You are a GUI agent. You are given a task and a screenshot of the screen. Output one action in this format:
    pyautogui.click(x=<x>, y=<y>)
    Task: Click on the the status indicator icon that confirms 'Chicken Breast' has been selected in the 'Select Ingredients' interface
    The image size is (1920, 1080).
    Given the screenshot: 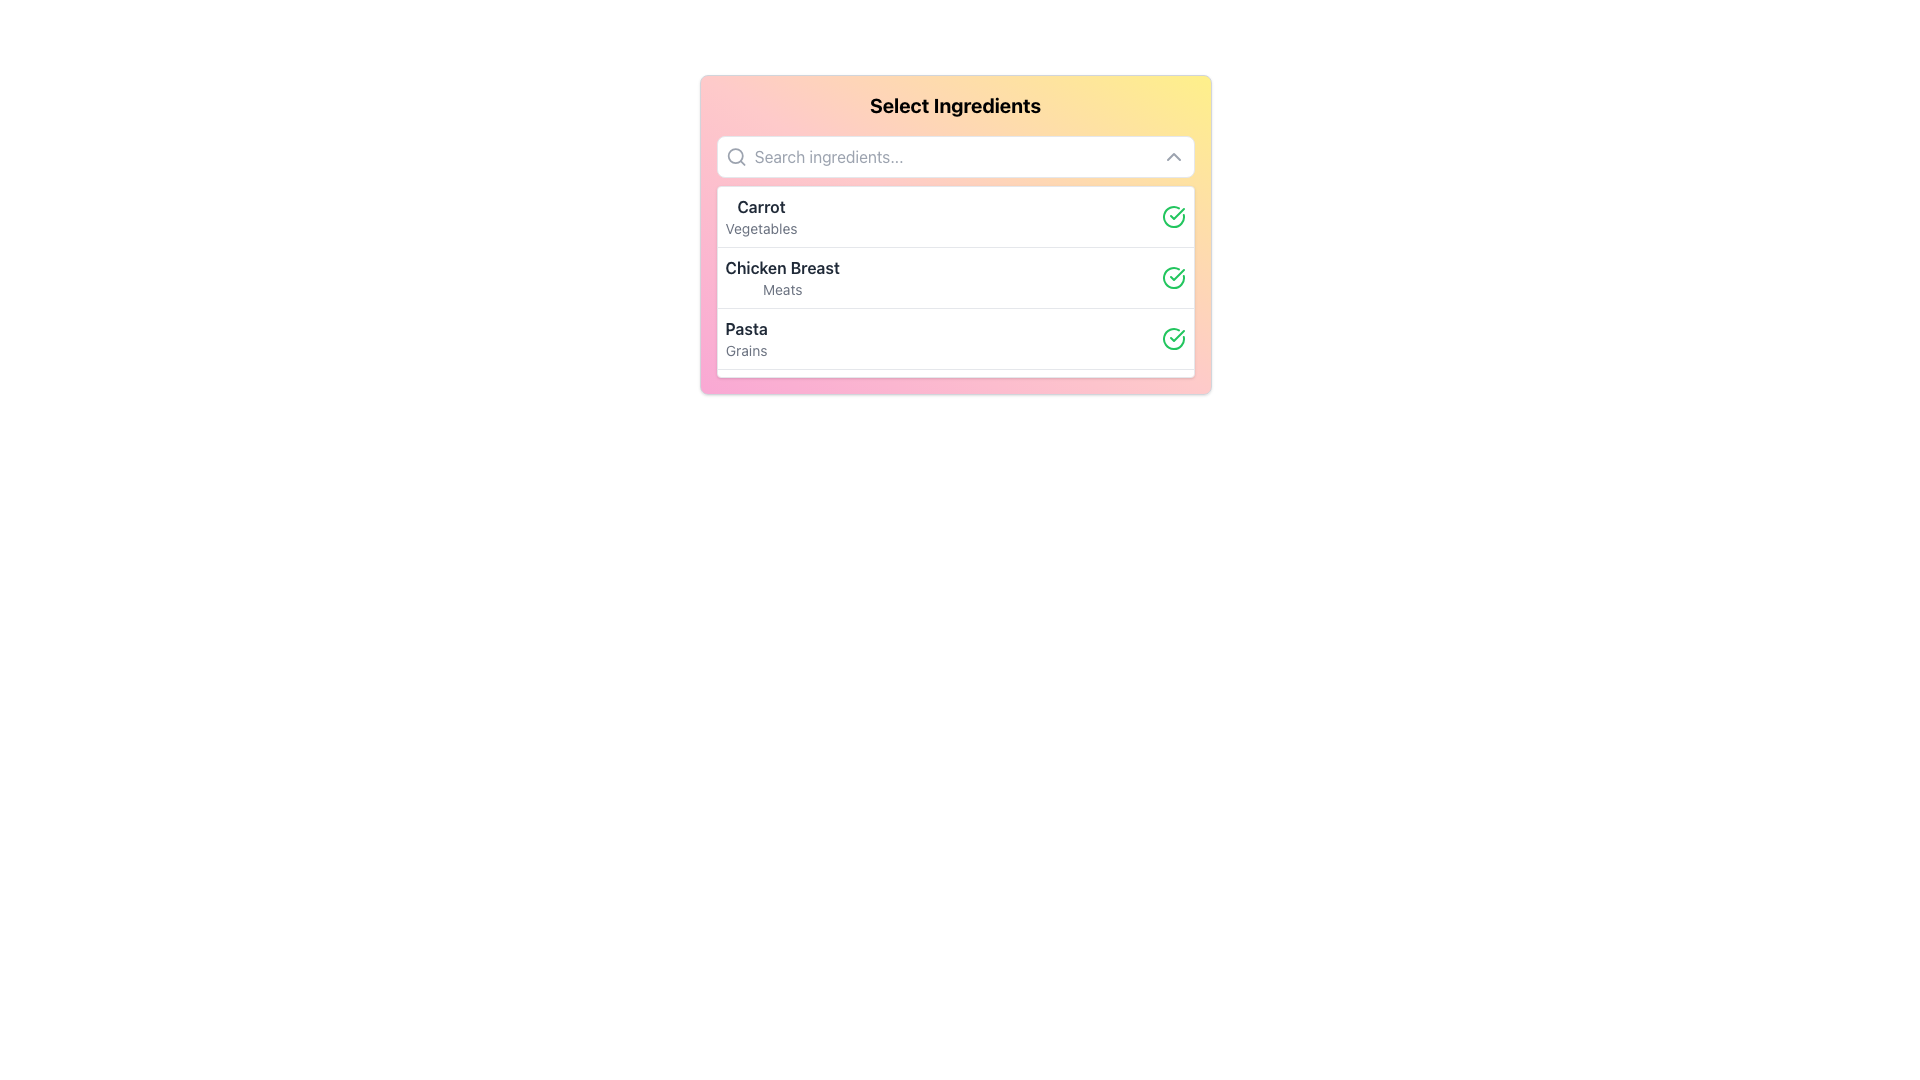 What is the action you would take?
    pyautogui.click(x=1173, y=277)
    